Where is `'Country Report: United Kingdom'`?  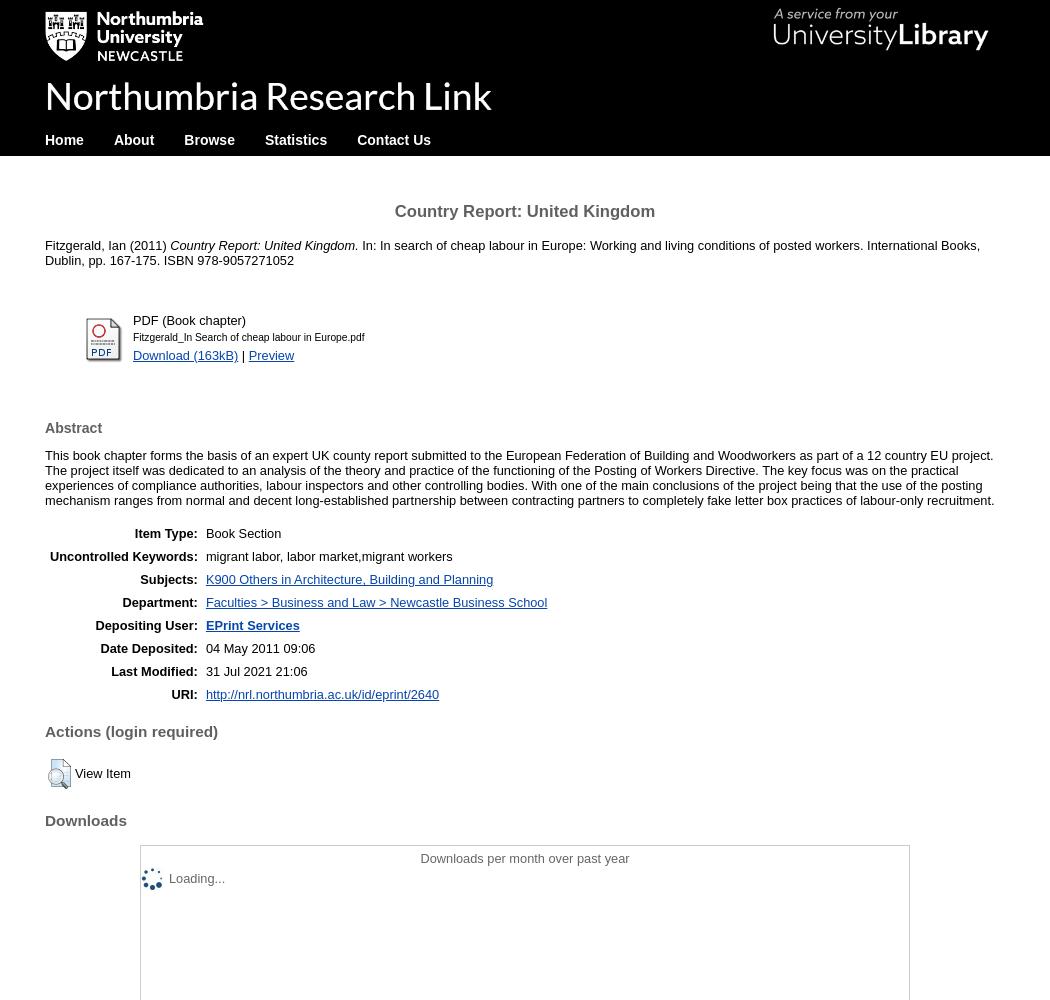
'Country Report: United Kingdom' is located at coordinates (523, 210).